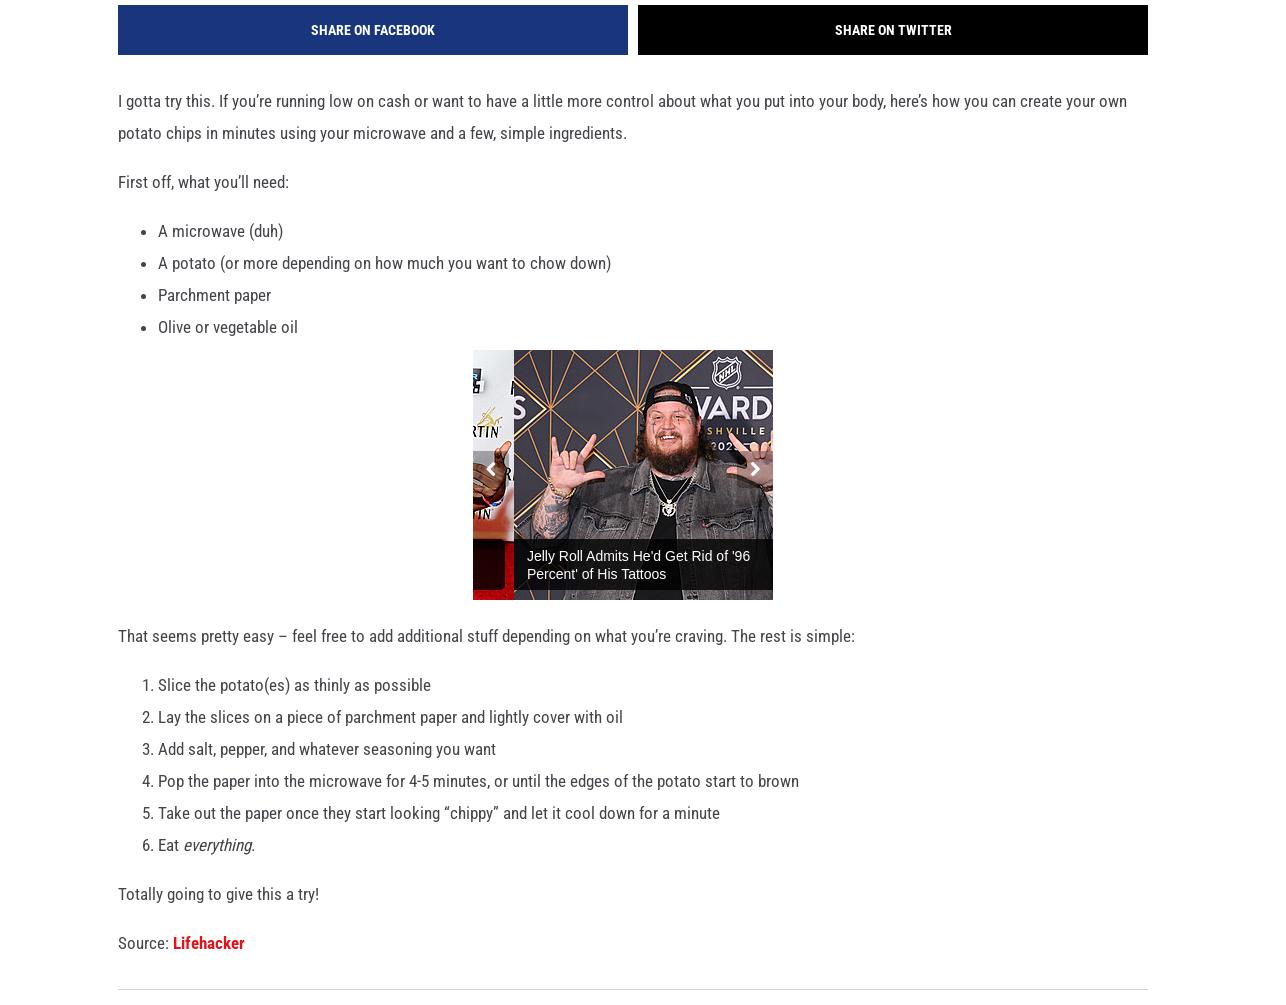 Image resolution: width=1286 pixels, height=1005 pixels. Describe the element at coordinates (216, 853) in the screenshot. I see `'everything'` at that location.